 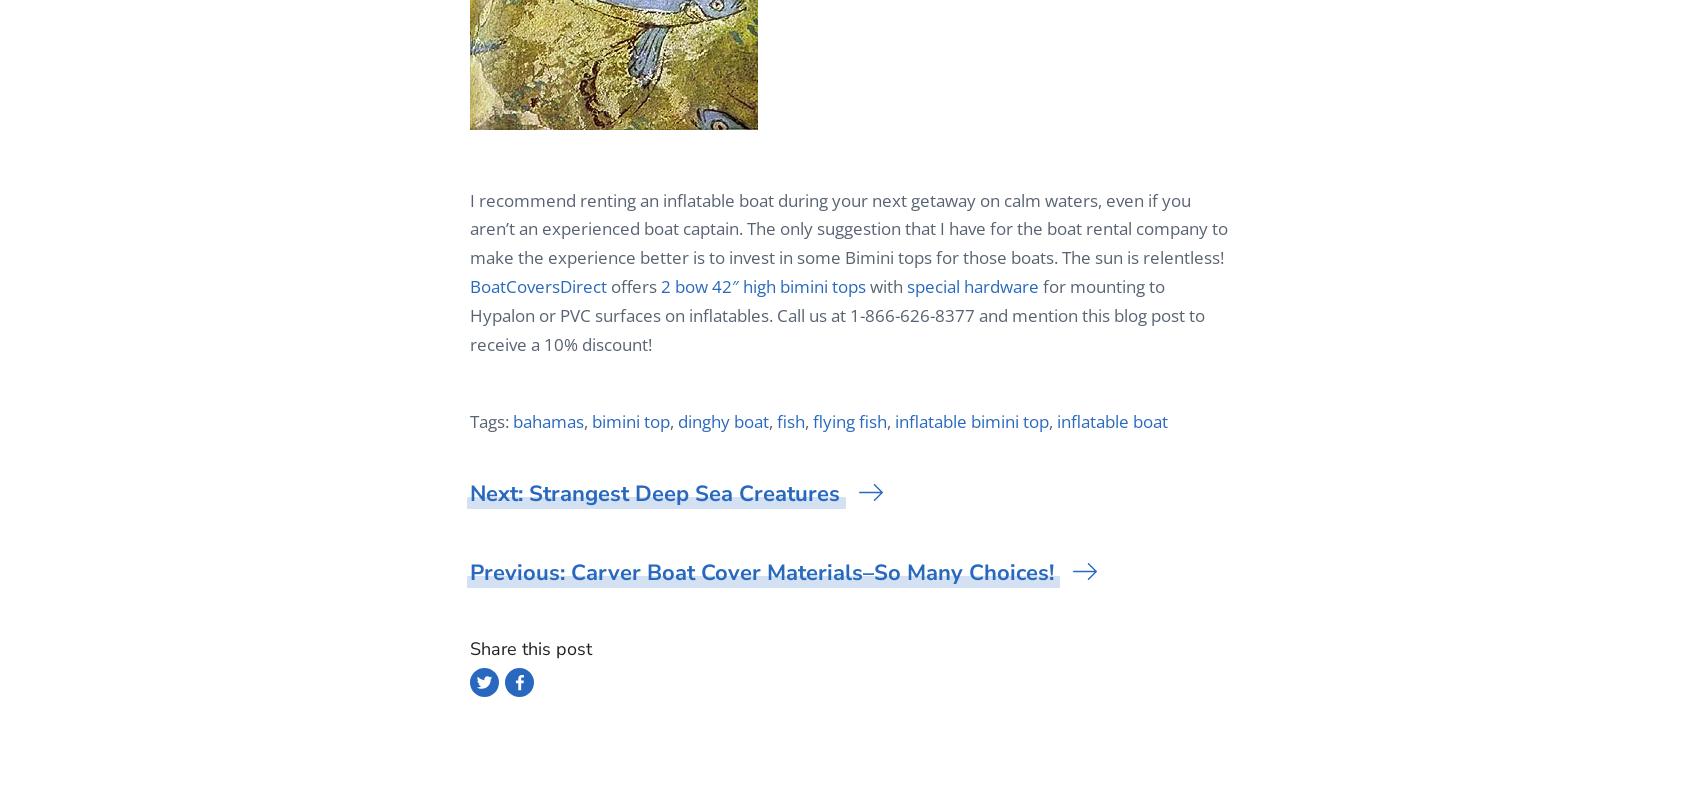 What do you see at coordinates (491, 420) in the screenshot?
I see `'Tags:'` at bounding box center [491, 420].